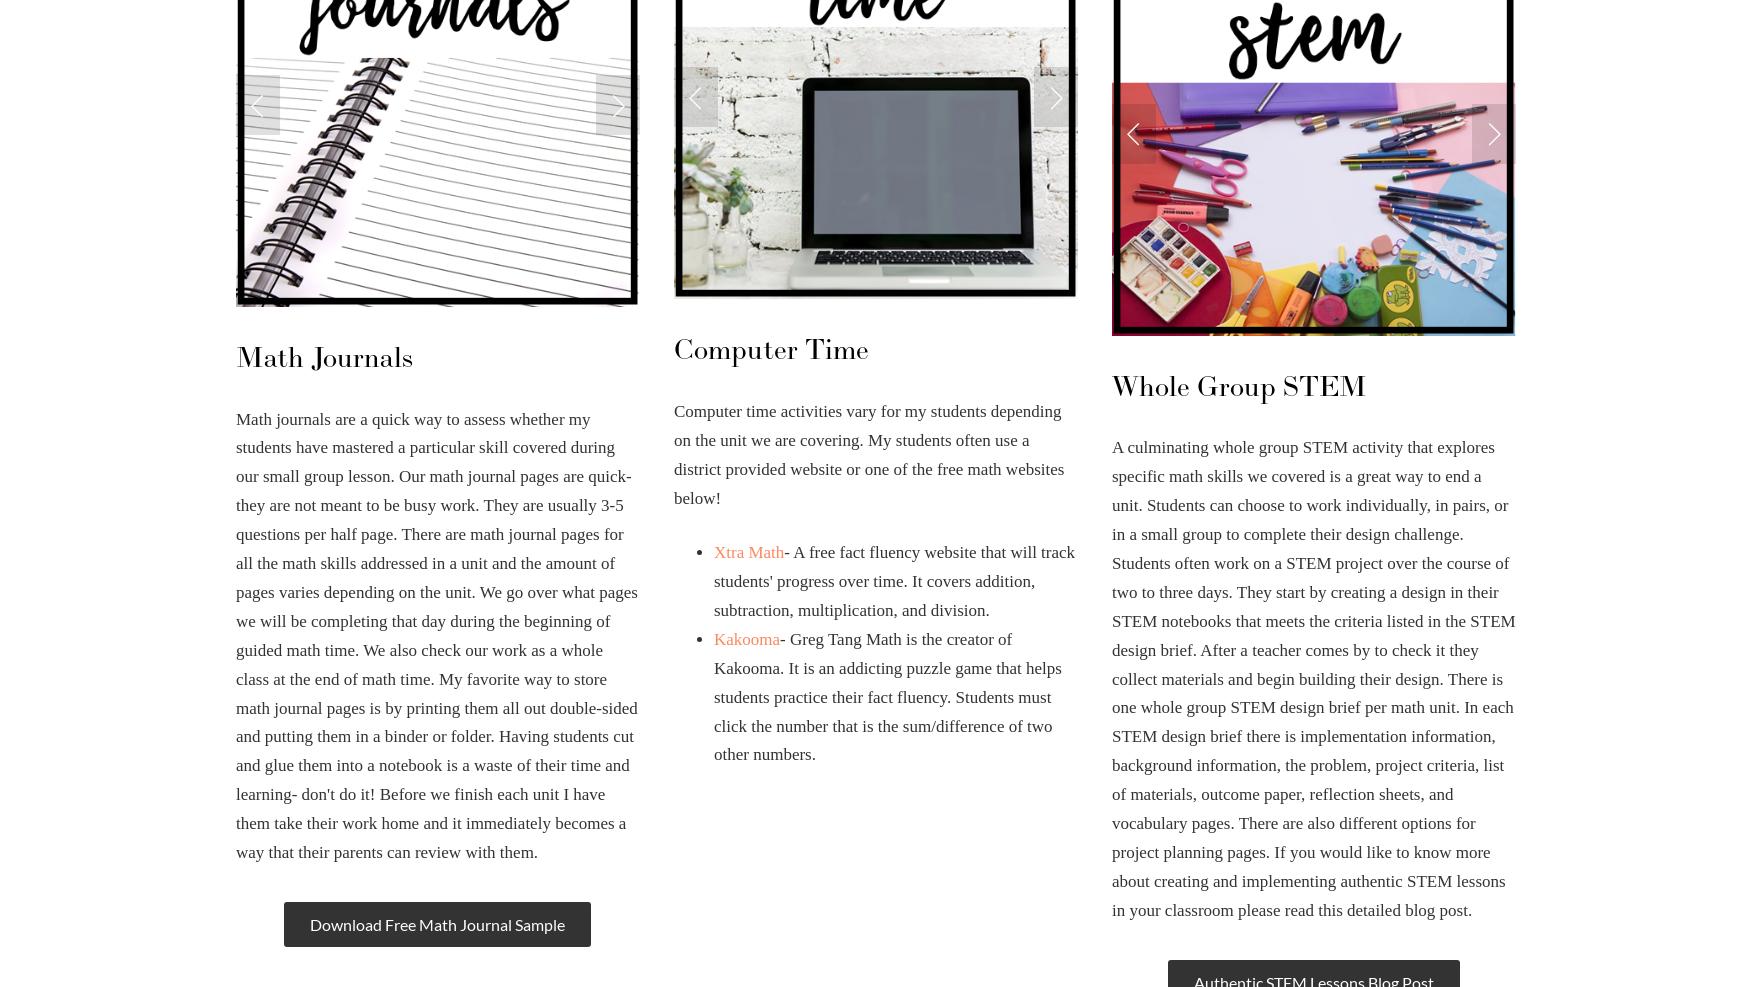  What do you see at coordinates (746, 638) in the screenshot?
I see `'Kakooma'` at bounding box center [746, 638].